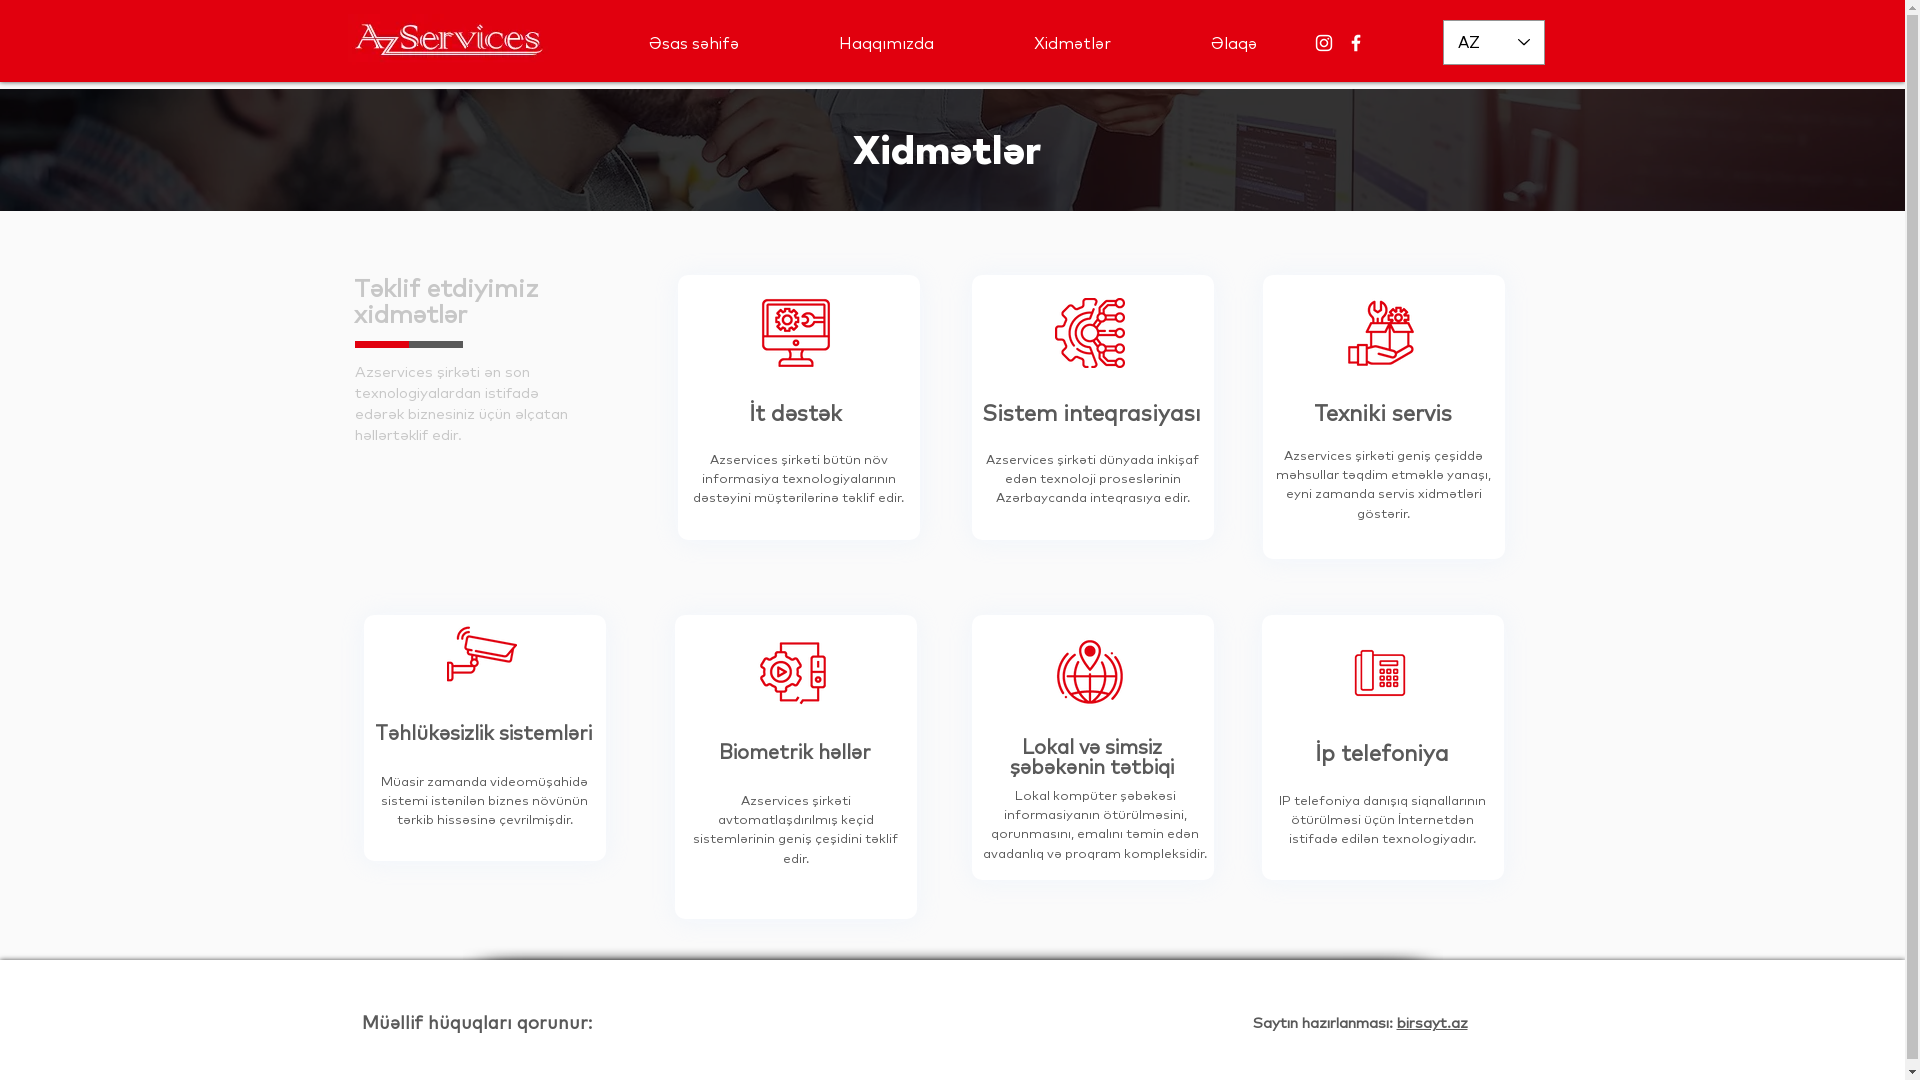 The width and height of the screenshot is (1920, 1080). What do you see at coordinates (1430, 1022) in the screenshot?
I see `'birsayt.az'` at bounding box center [1430, 1022].